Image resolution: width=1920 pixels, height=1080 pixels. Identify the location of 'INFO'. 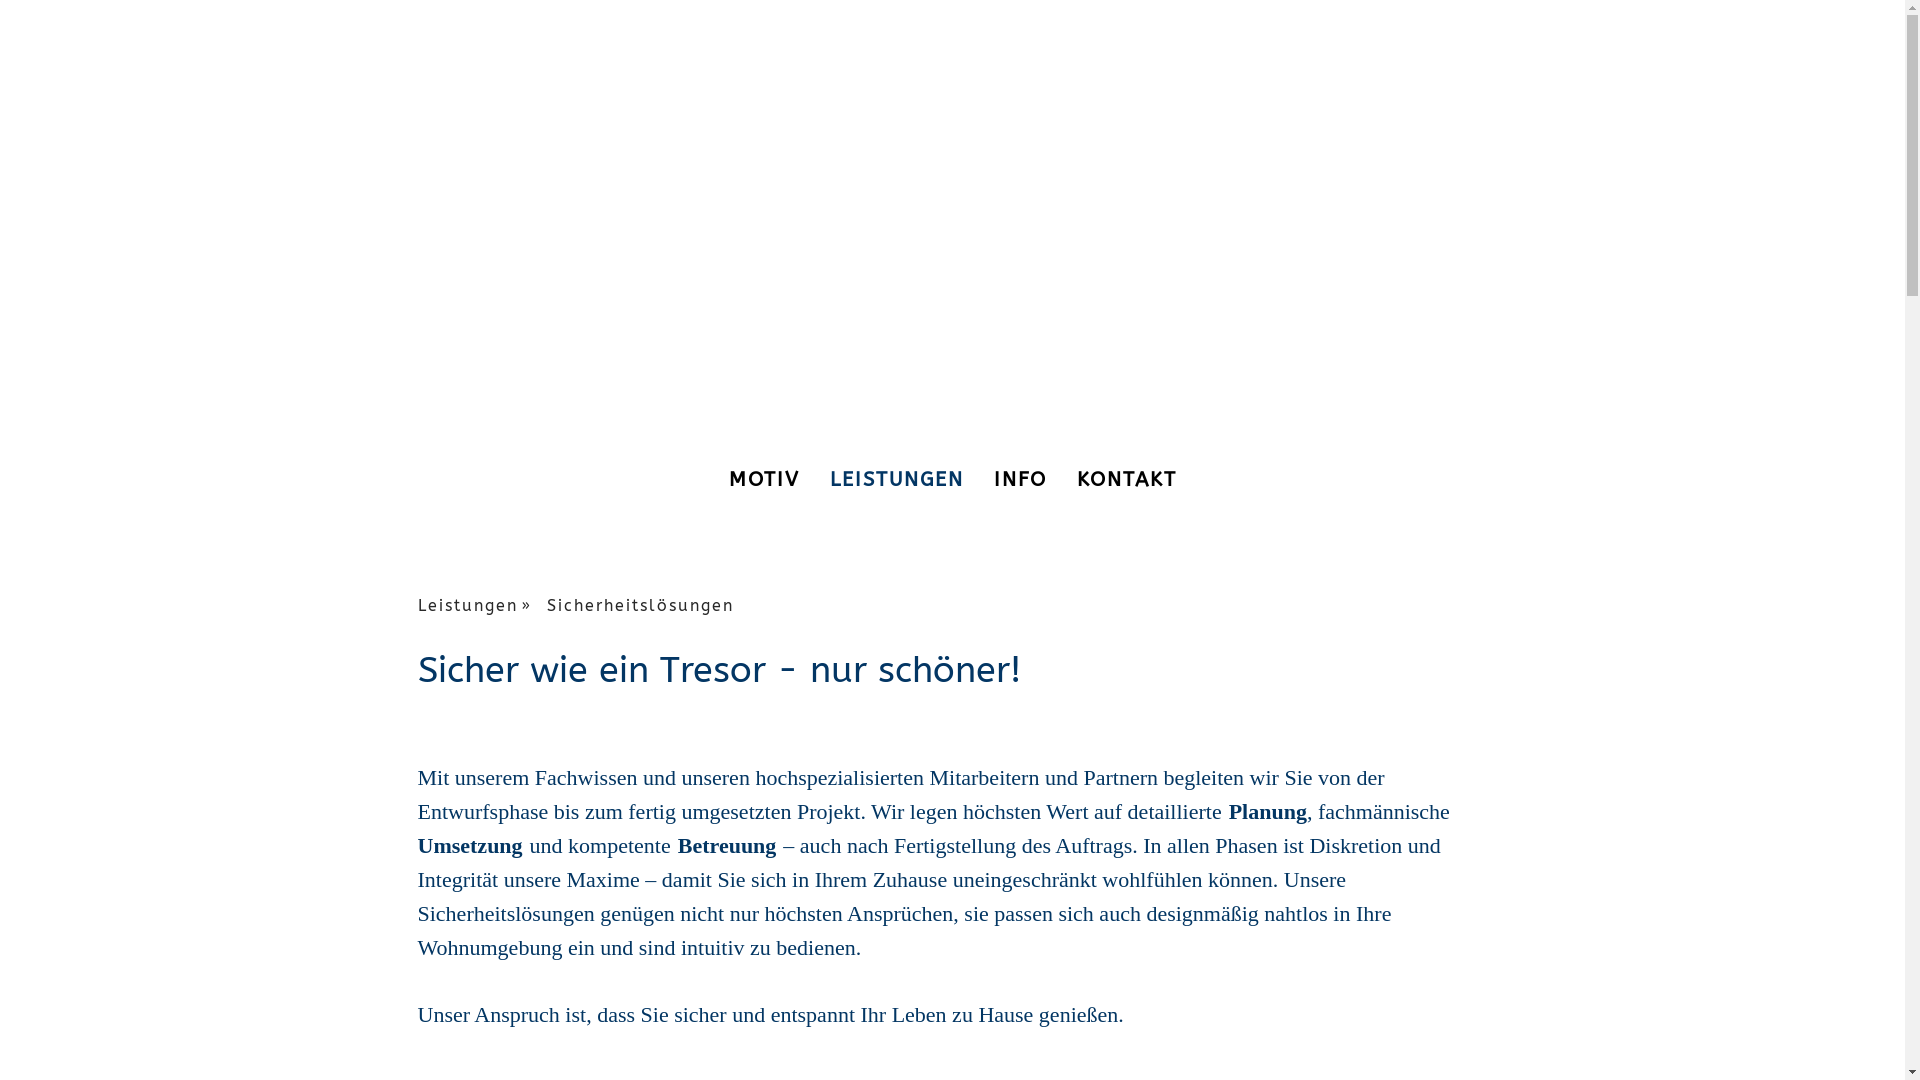
(1019, 479).